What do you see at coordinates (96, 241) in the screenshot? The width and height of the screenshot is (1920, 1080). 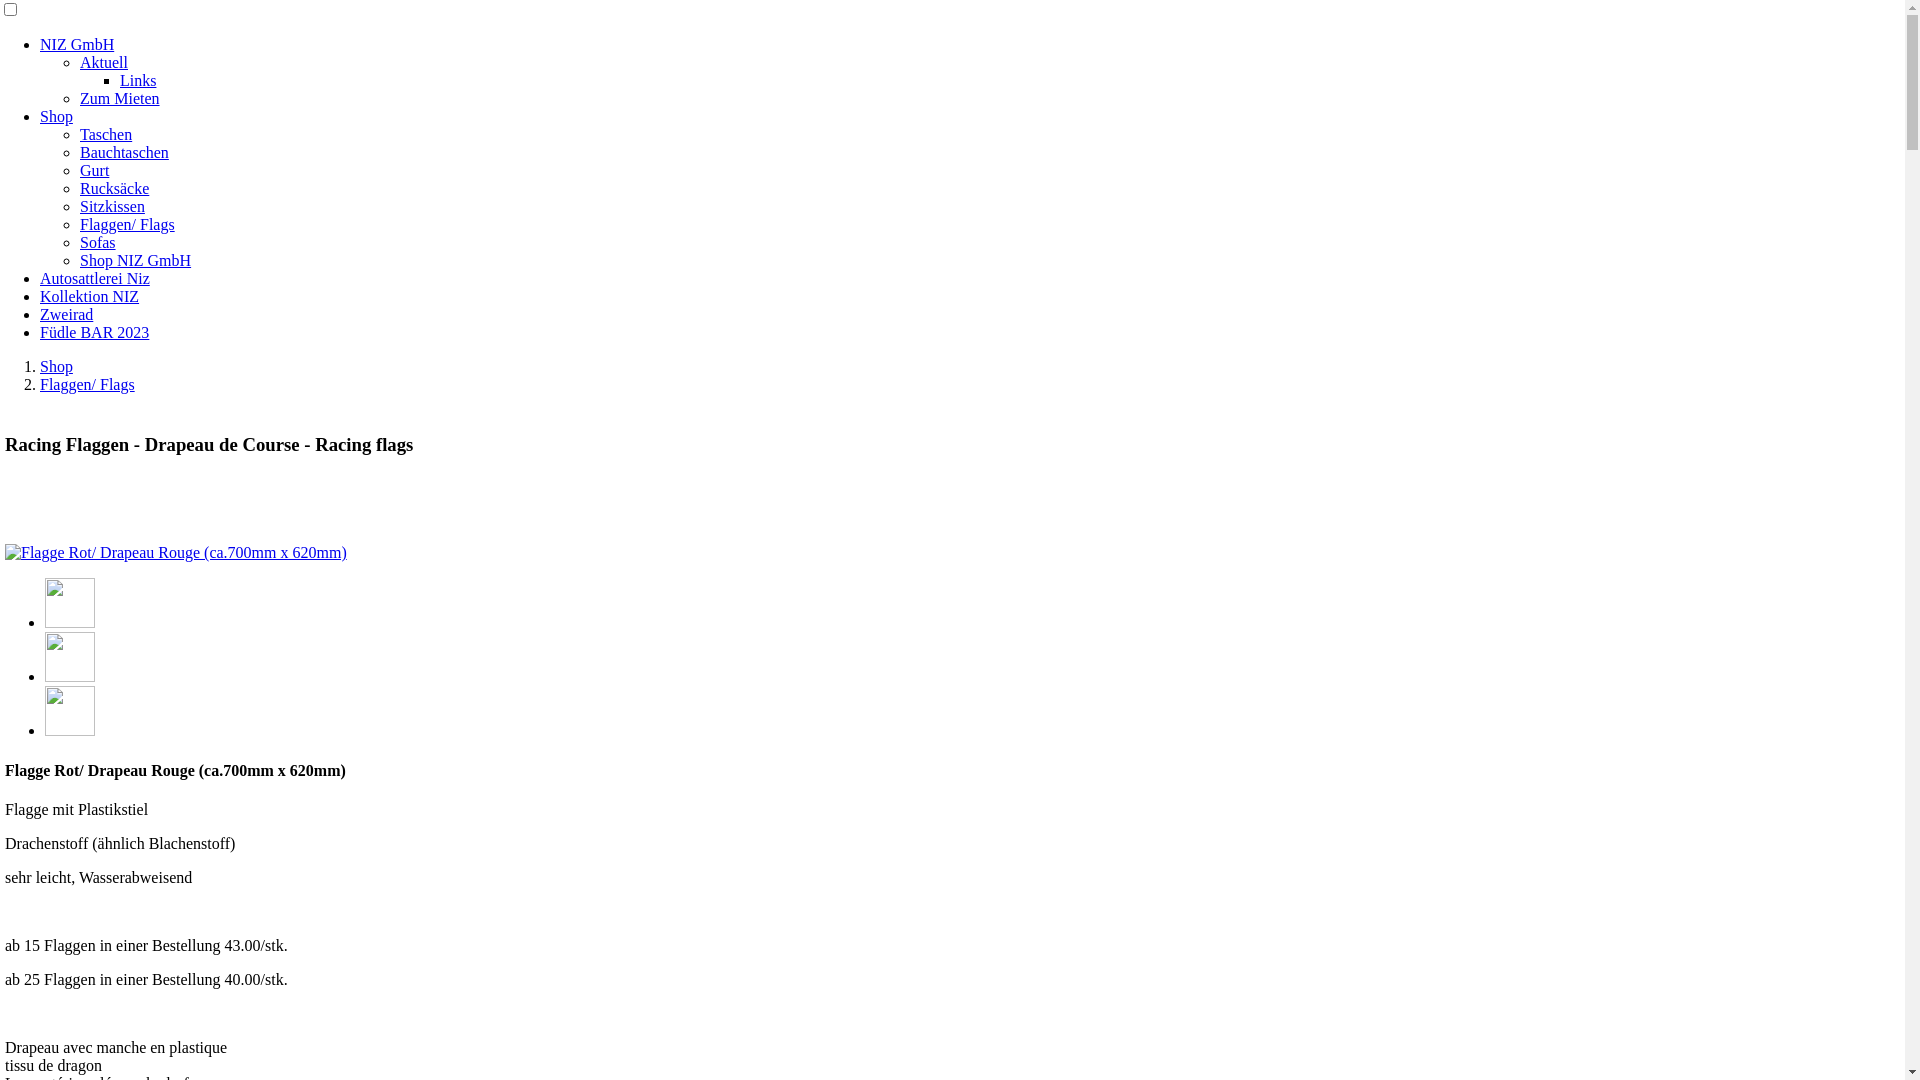 I see `'Sofas'` at bounding box center [96, 241].